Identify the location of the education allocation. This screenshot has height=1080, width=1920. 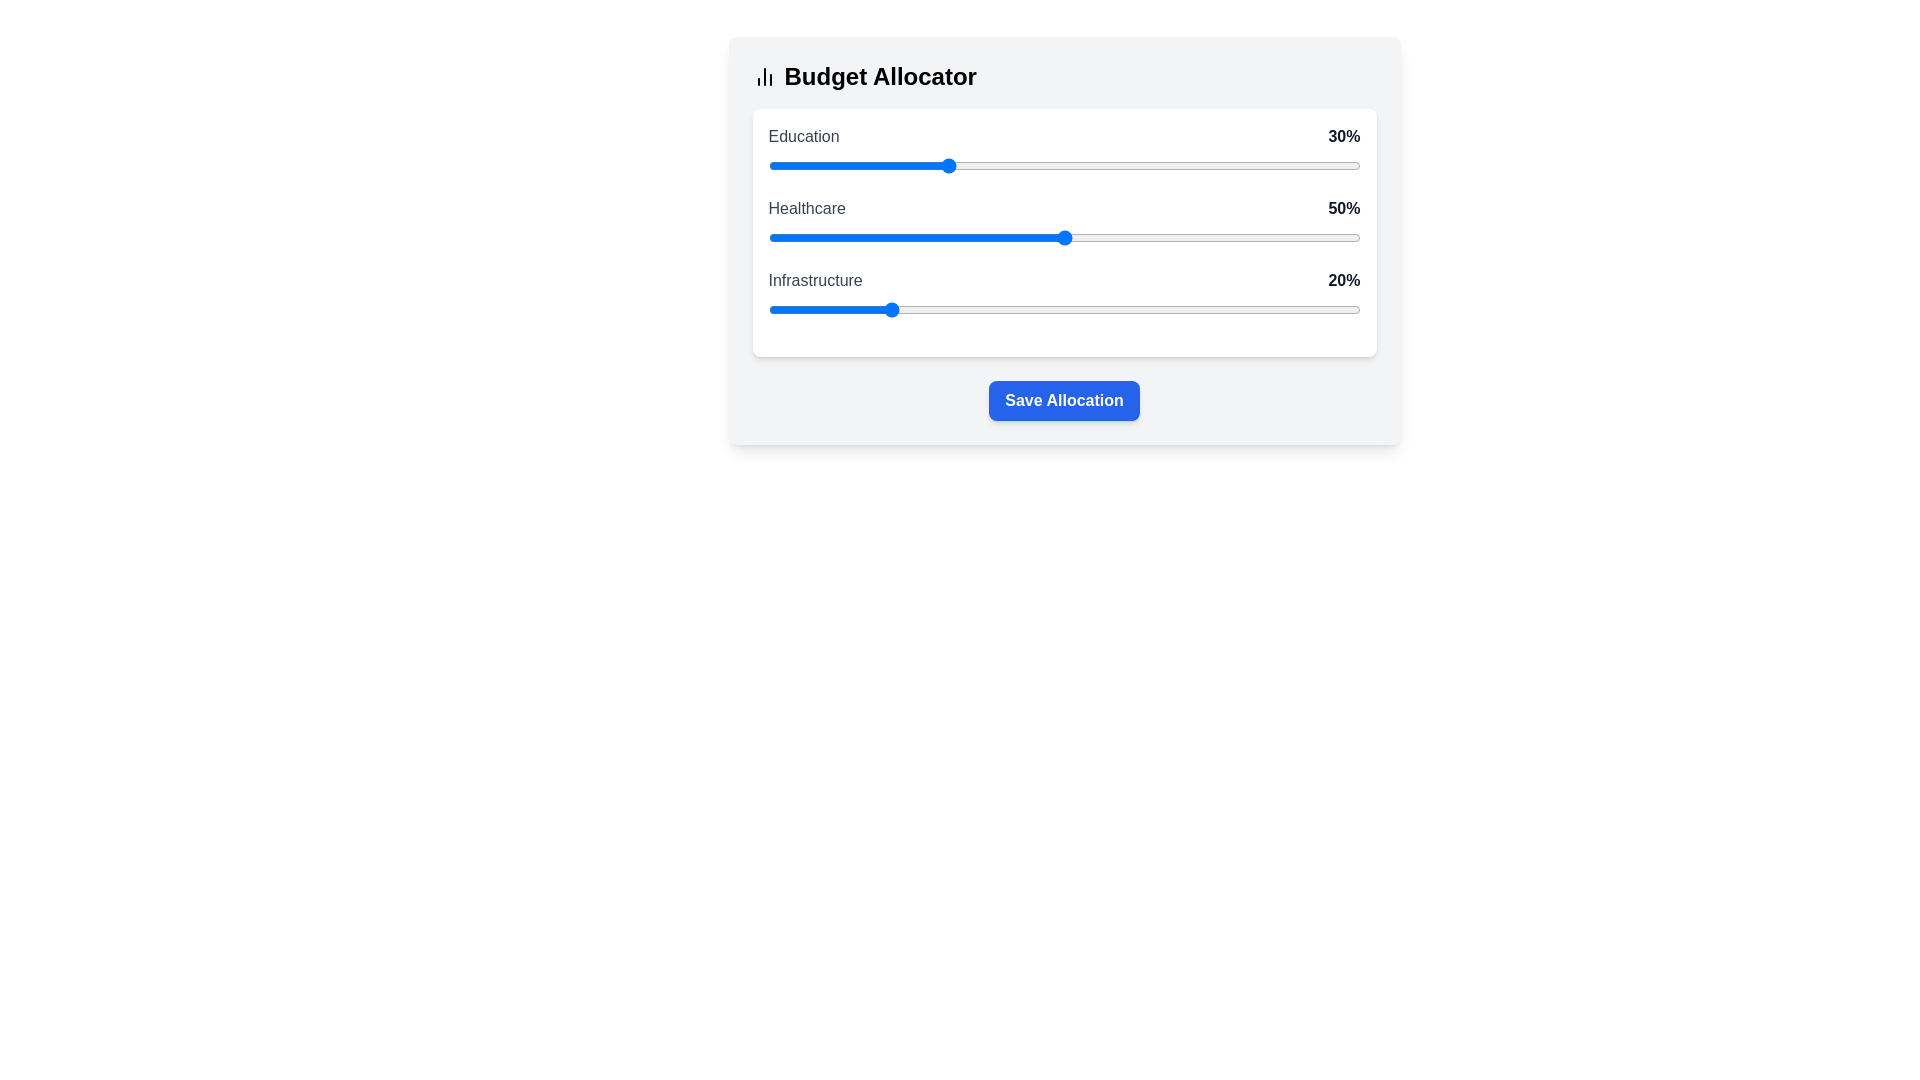
(1229, 164).